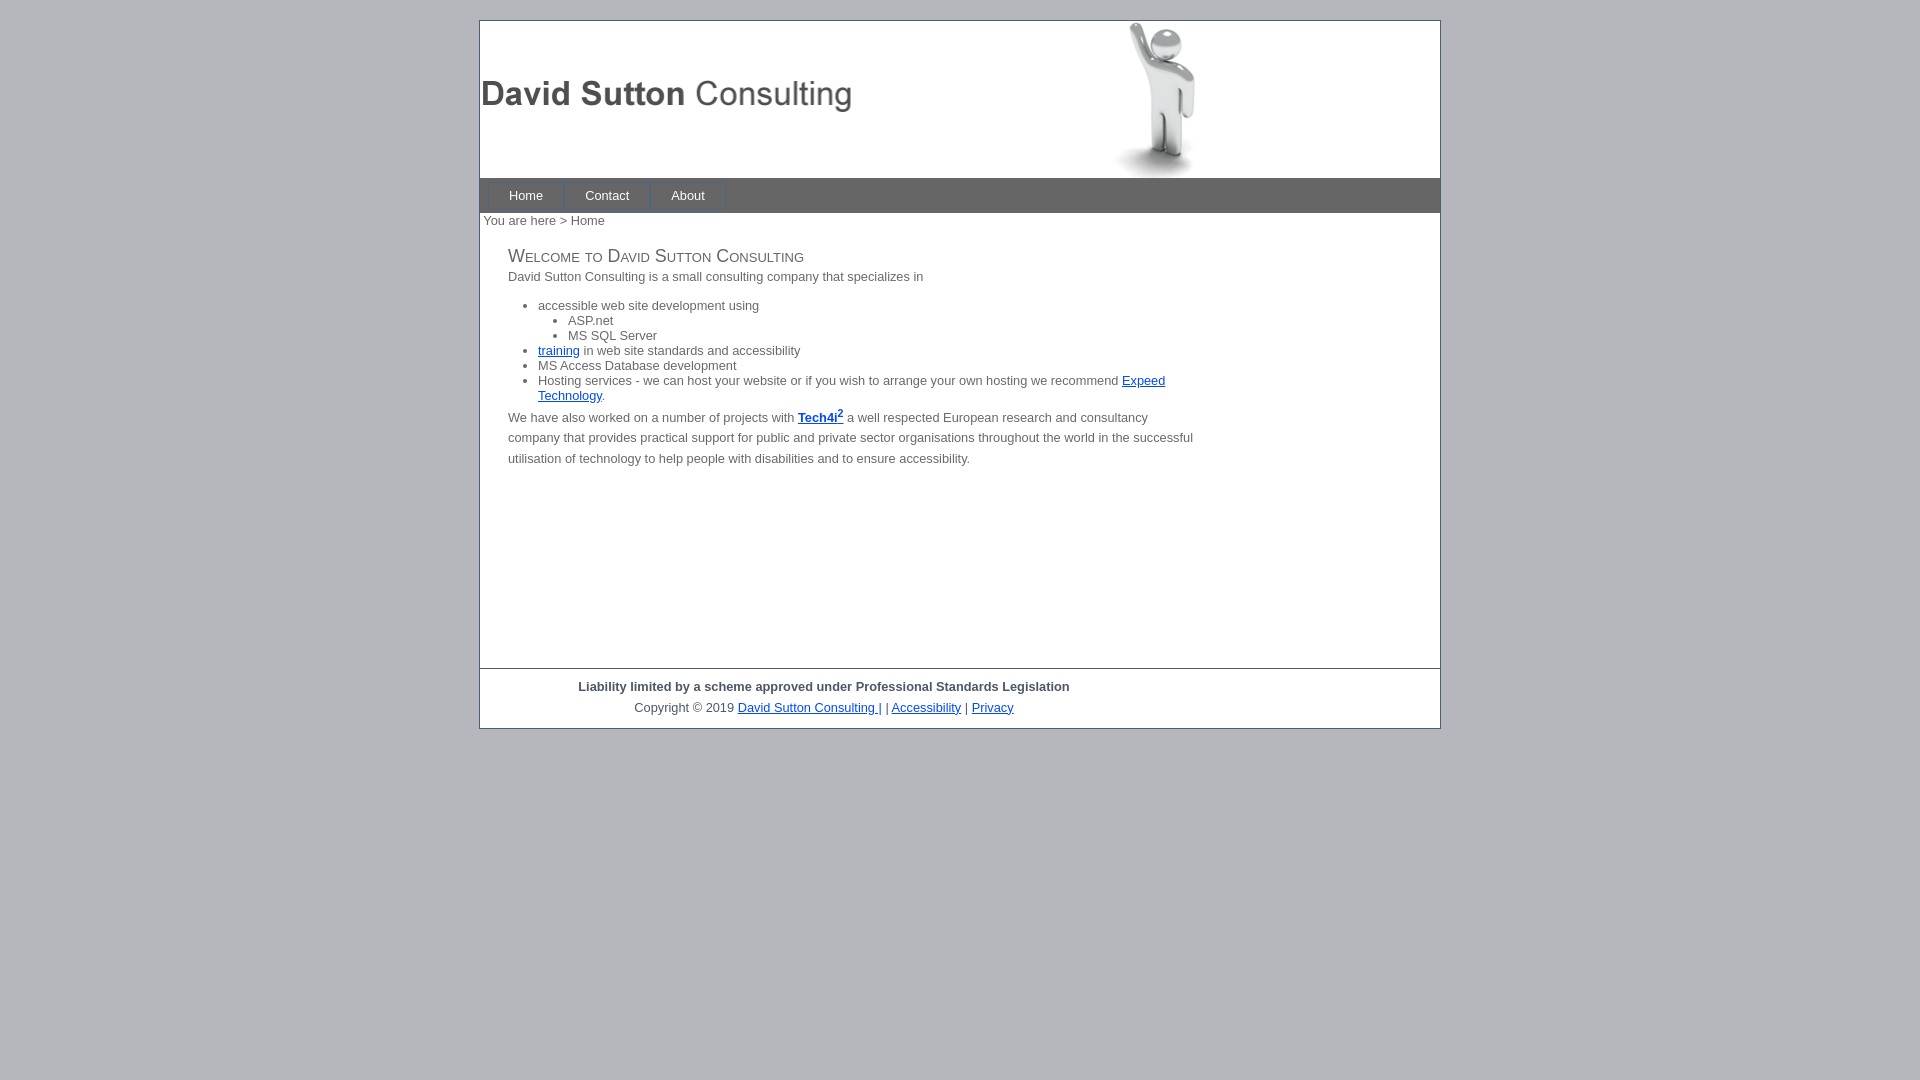 The image size is (1920, 1080). I want to click on 'Privacy', so click(993, 706).